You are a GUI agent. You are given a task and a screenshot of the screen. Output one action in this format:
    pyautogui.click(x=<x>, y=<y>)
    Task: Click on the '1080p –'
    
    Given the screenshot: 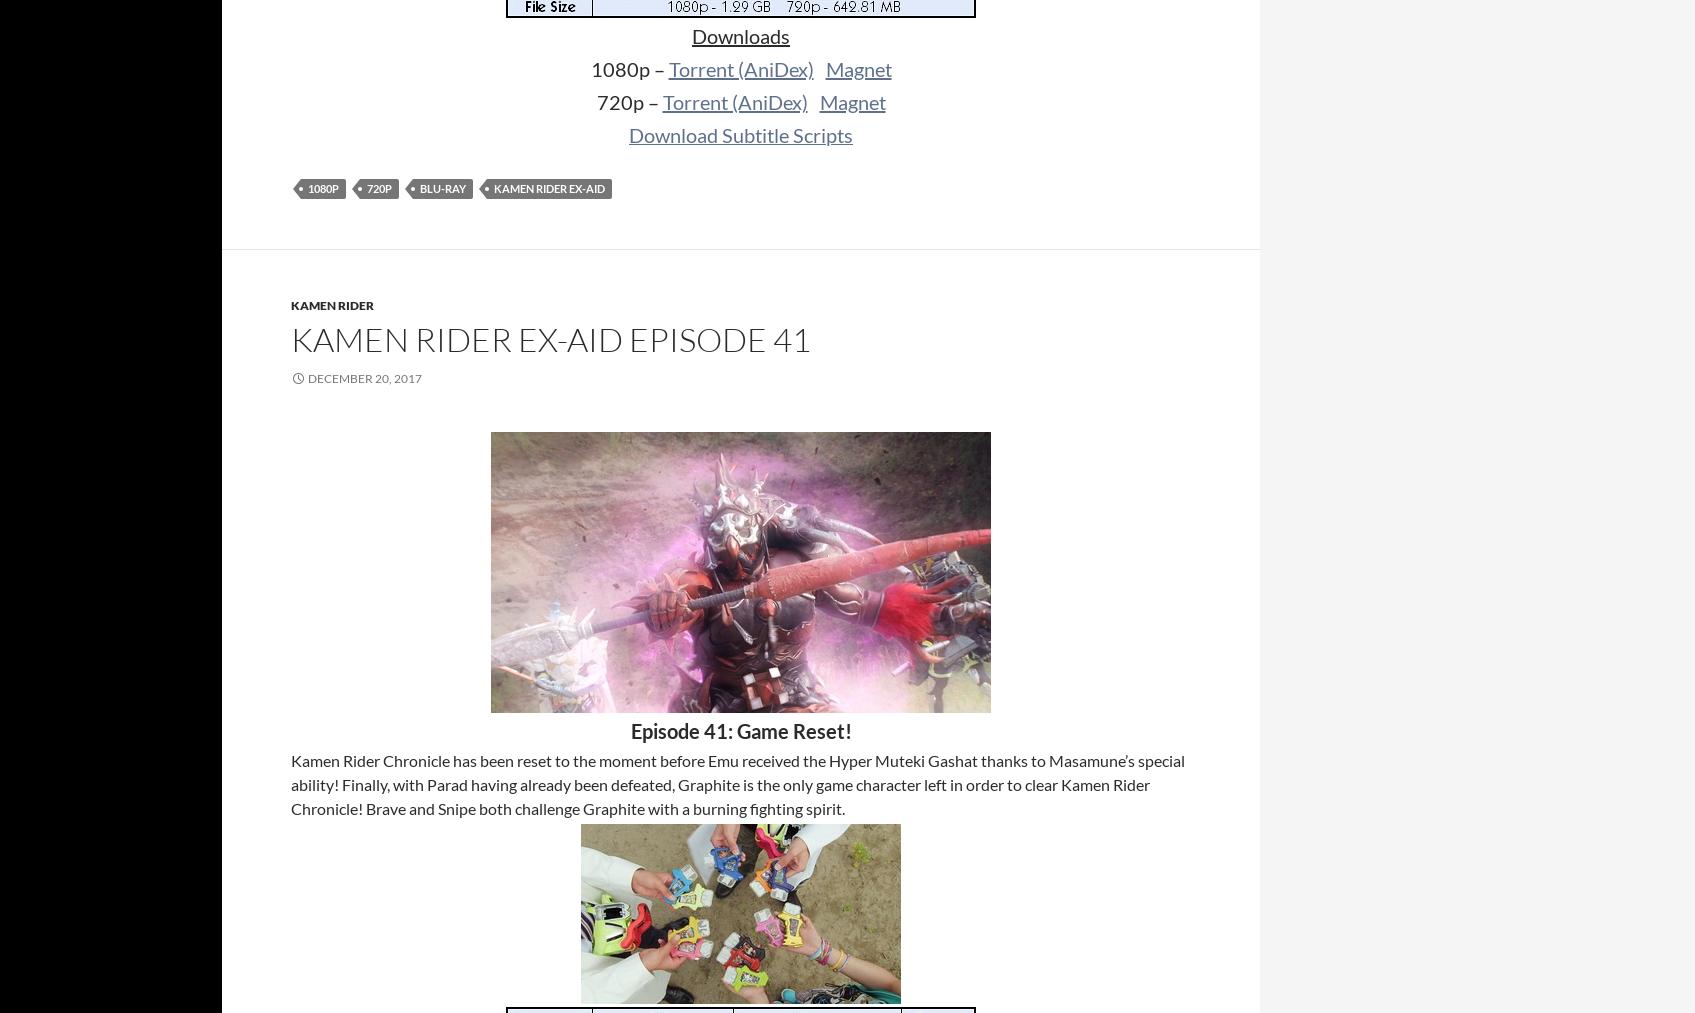 What is the action you would take?
    pyautogui.click(x=628, y=67)
    